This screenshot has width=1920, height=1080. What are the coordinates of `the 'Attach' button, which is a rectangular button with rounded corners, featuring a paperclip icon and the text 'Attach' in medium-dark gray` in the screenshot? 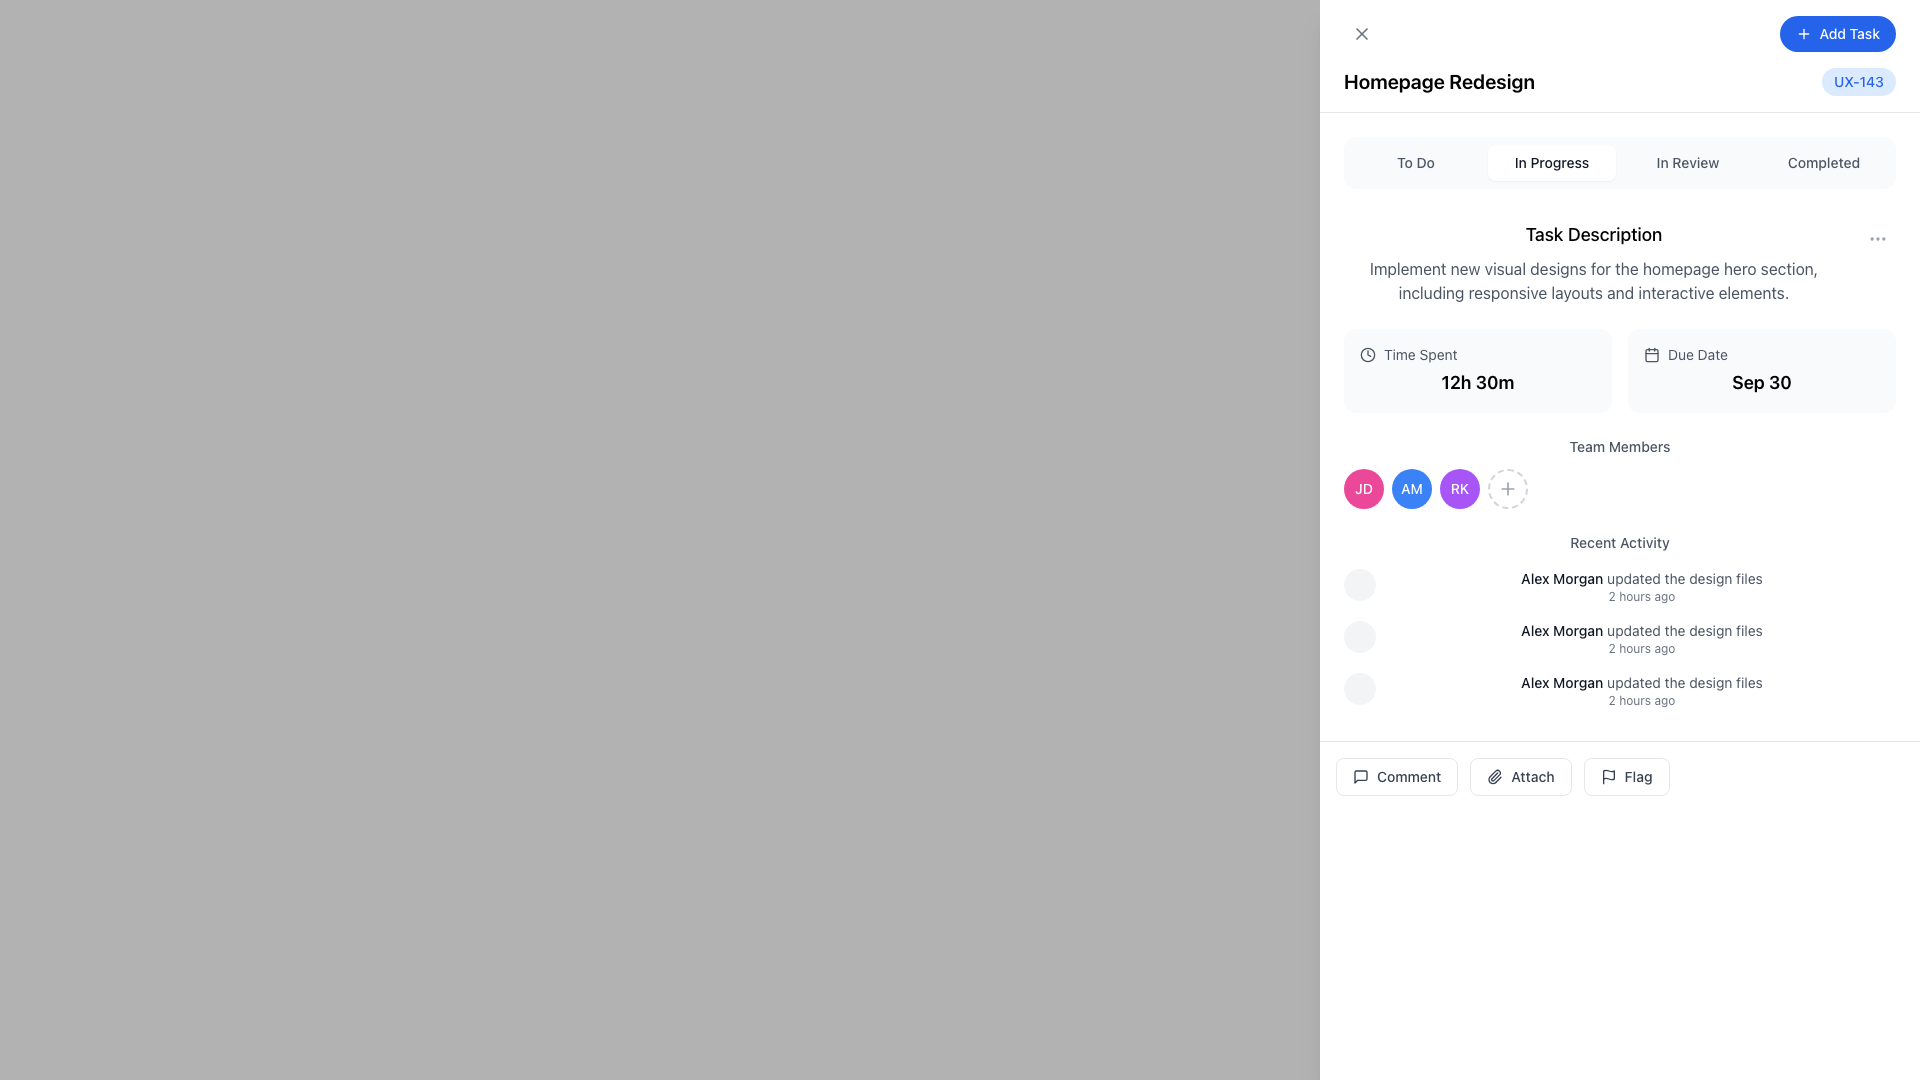 It's located at (1520, 775).